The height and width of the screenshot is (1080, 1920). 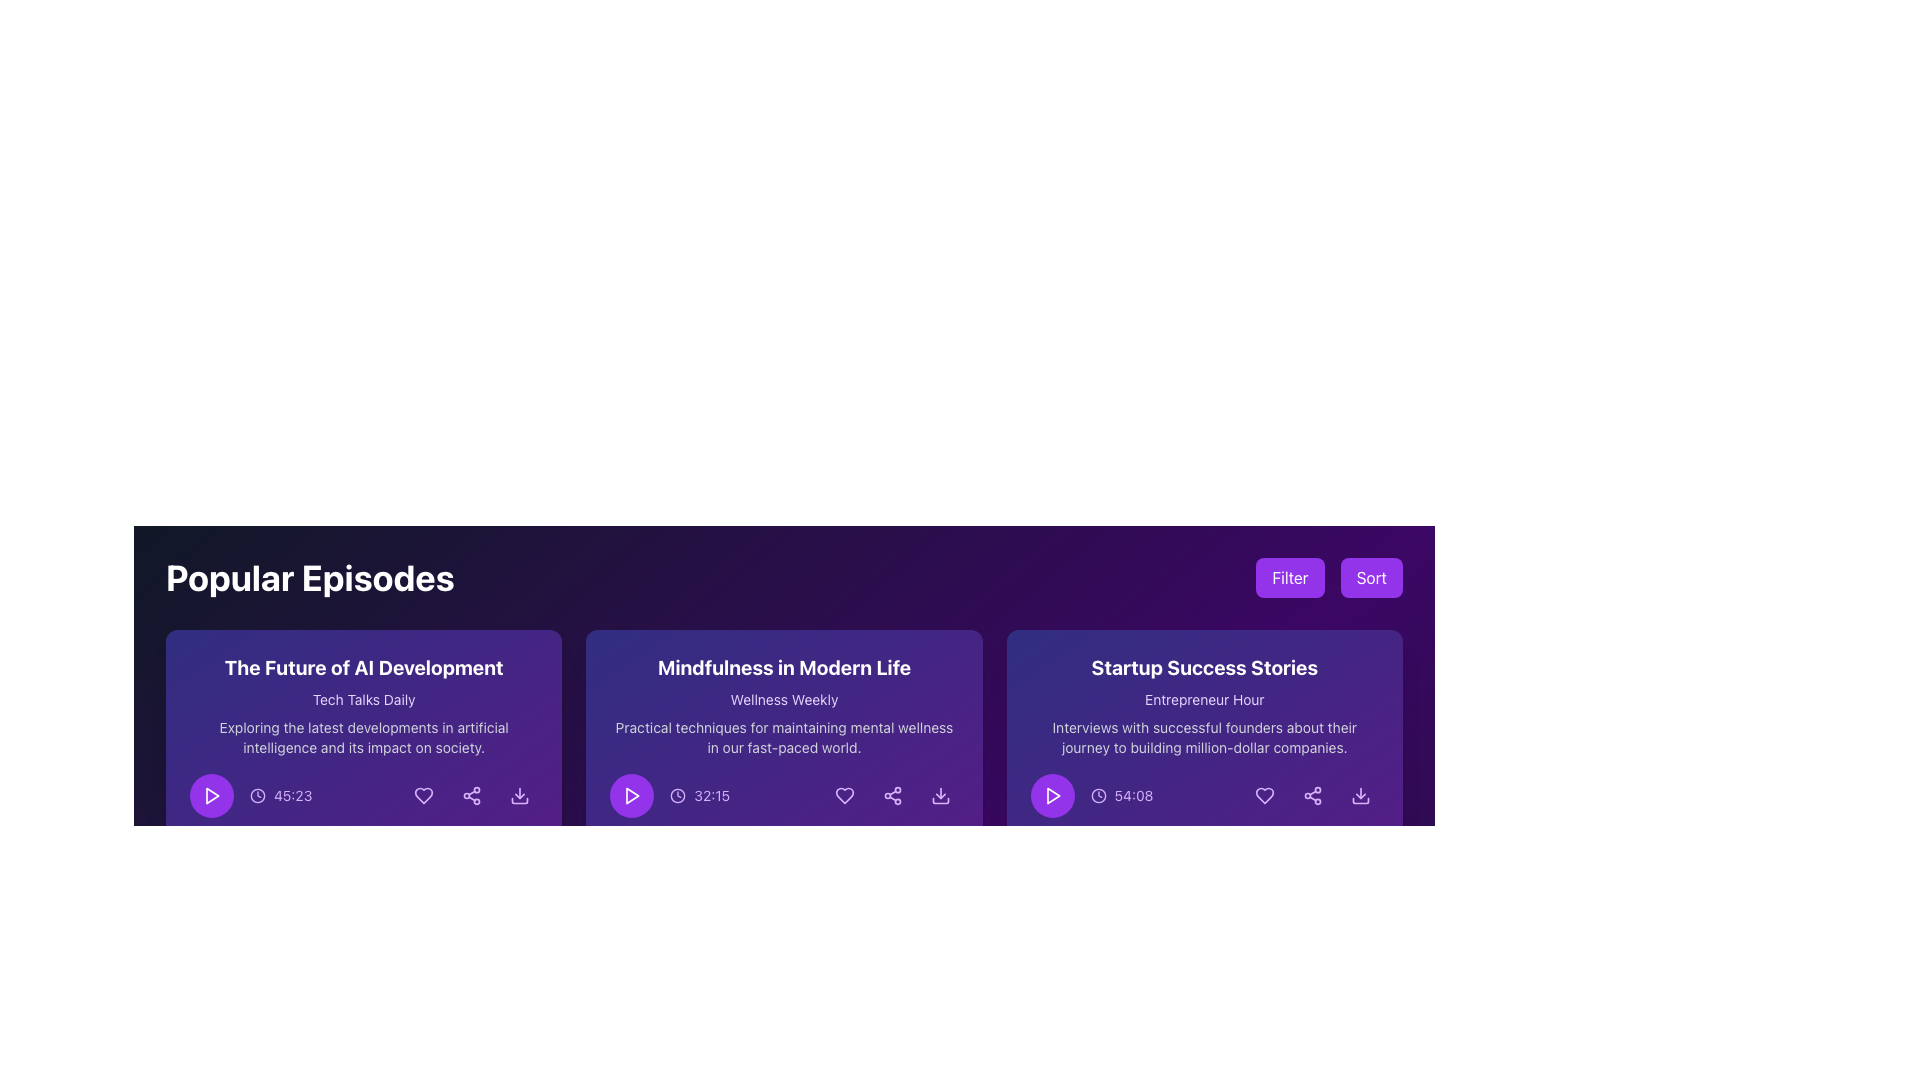 What do you see at coordinates (364, 667) in the screenshot?
I see `the title text label that serves as the main theme for its associated content card, which is centrally positioned within the card layout` at bounding box center [364, 667].